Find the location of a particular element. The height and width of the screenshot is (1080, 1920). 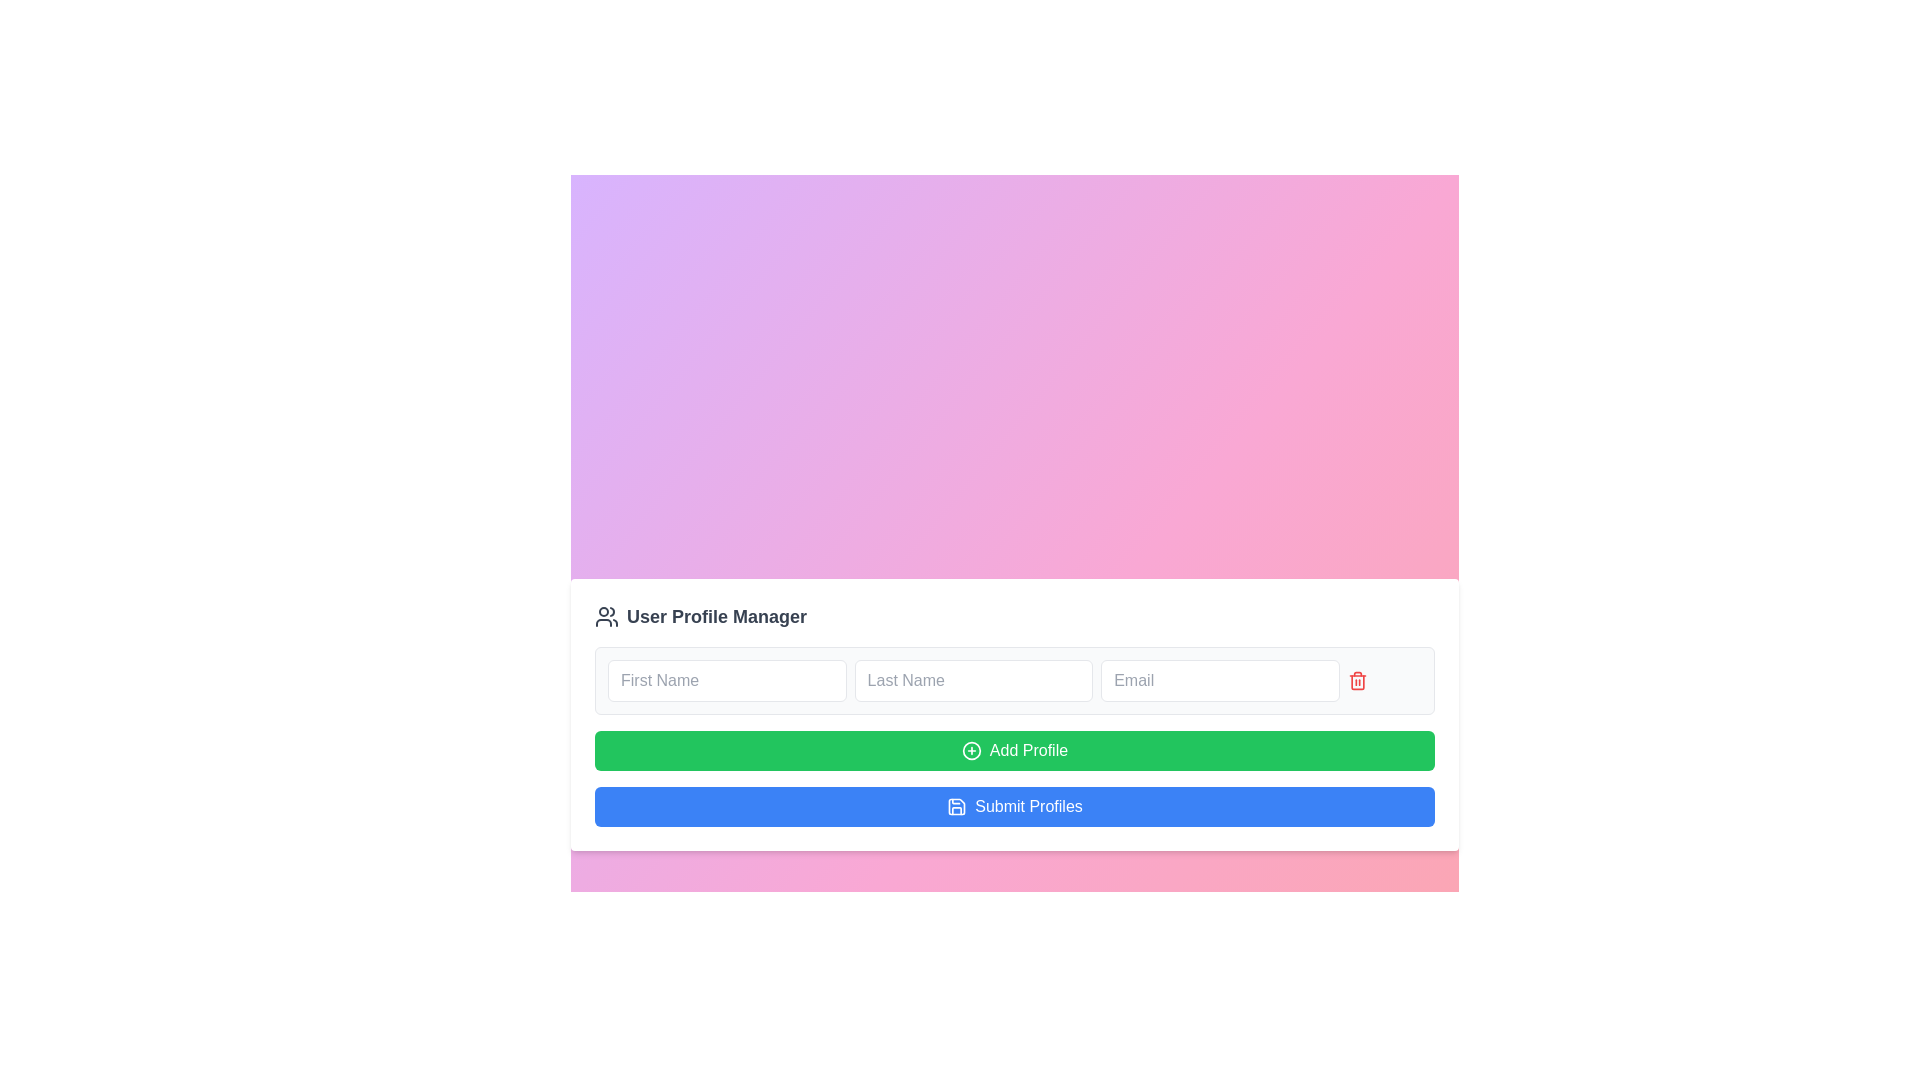

the trash can icon in the top-right corner of the form section is located at coordinates (1357, 681).